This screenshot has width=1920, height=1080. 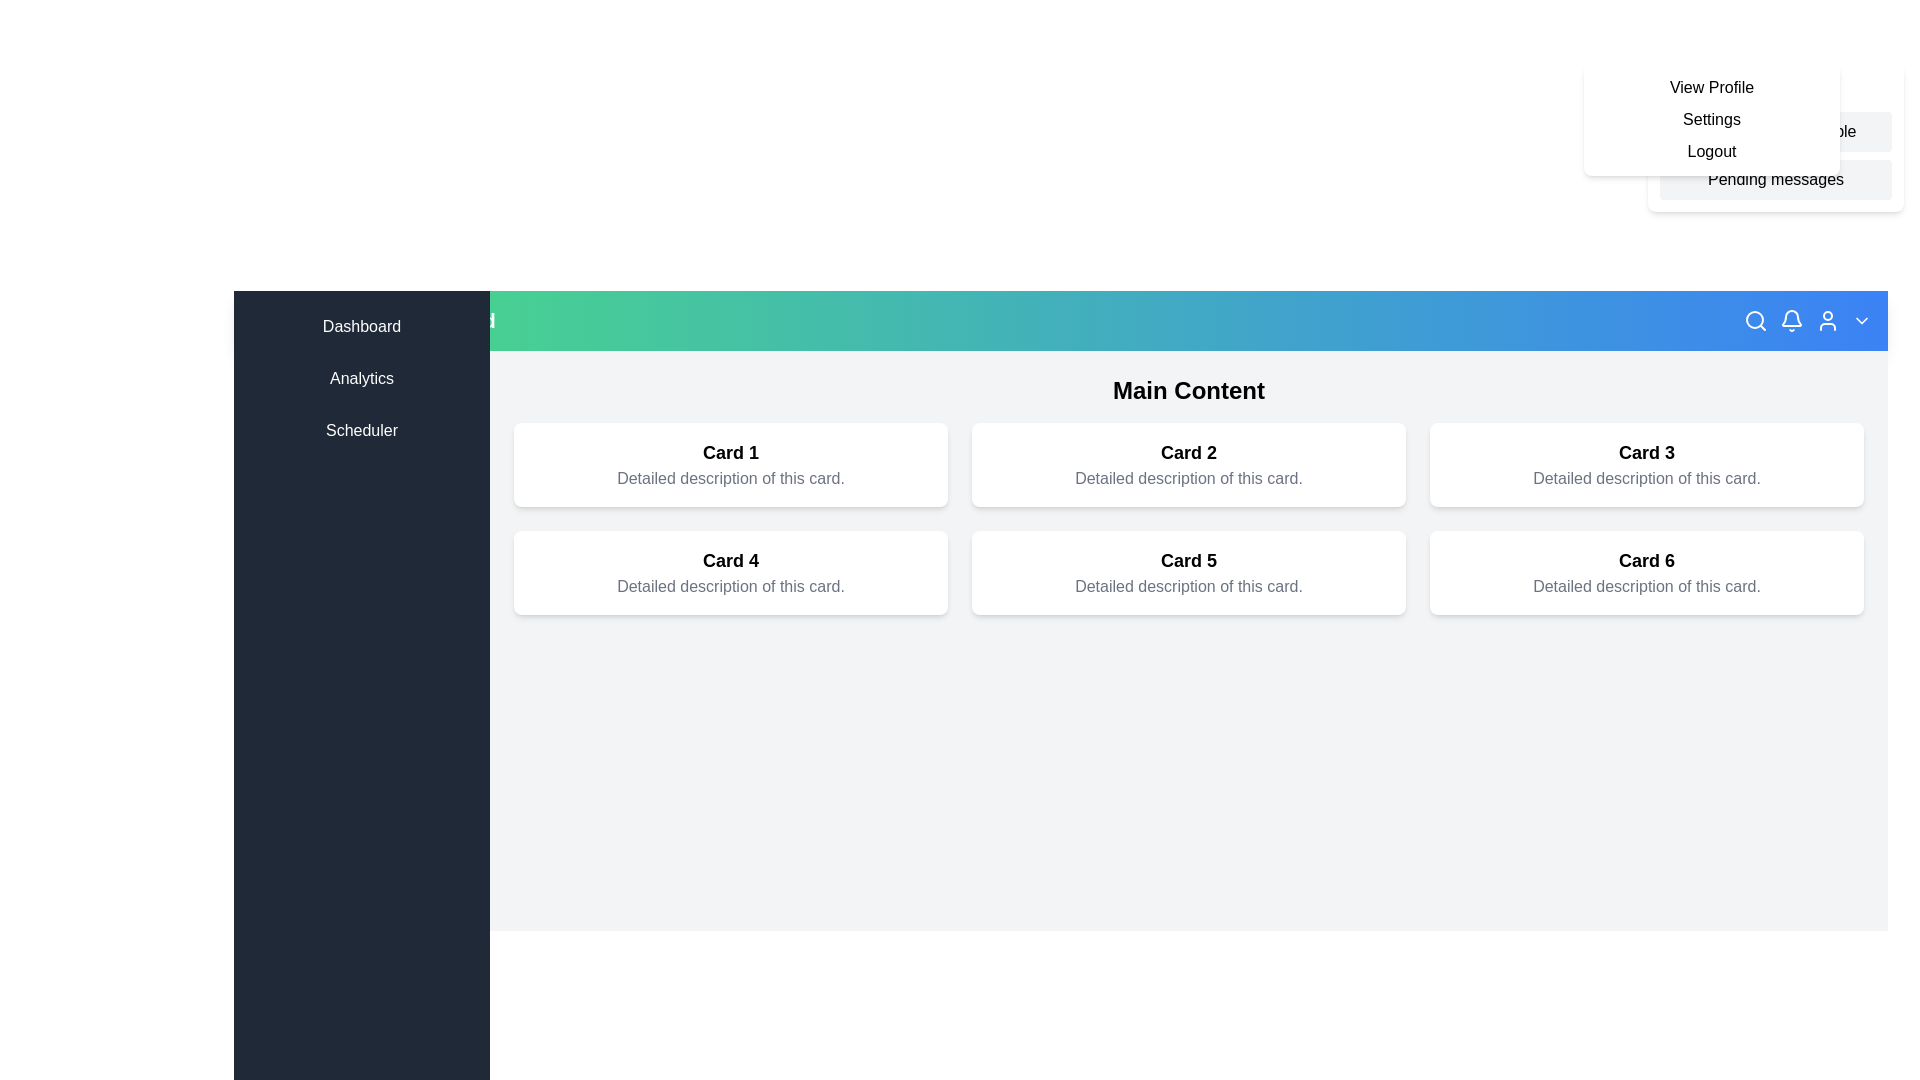 What do you see at coordinates (1776, 88) in the screenshot?
I see `the Text label that serves as a header or title within the notification card, positioned at the top-left above other text components` at bounding box center [1776, 88].